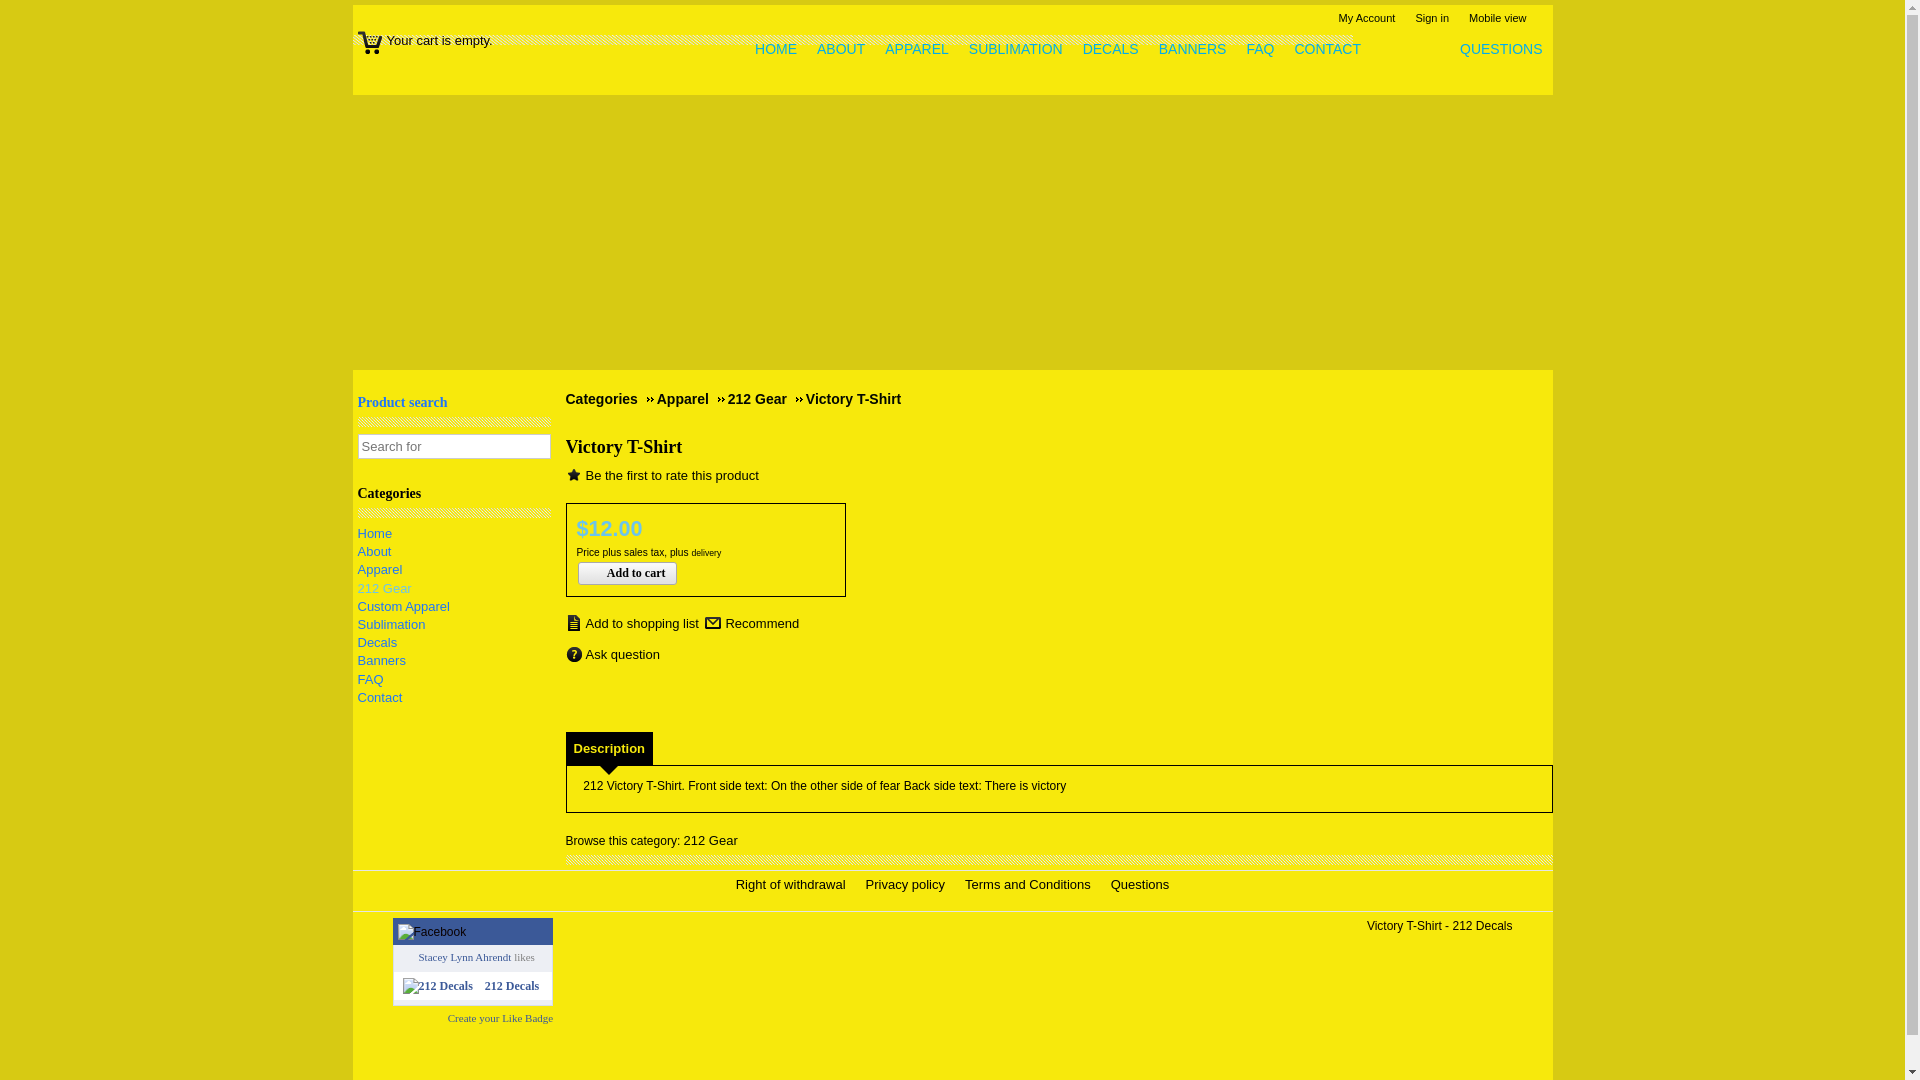  What do you see at coordinates (576, 573) in the screenshot?
I see `'Add to cart'` at bounding box center [576, 573].